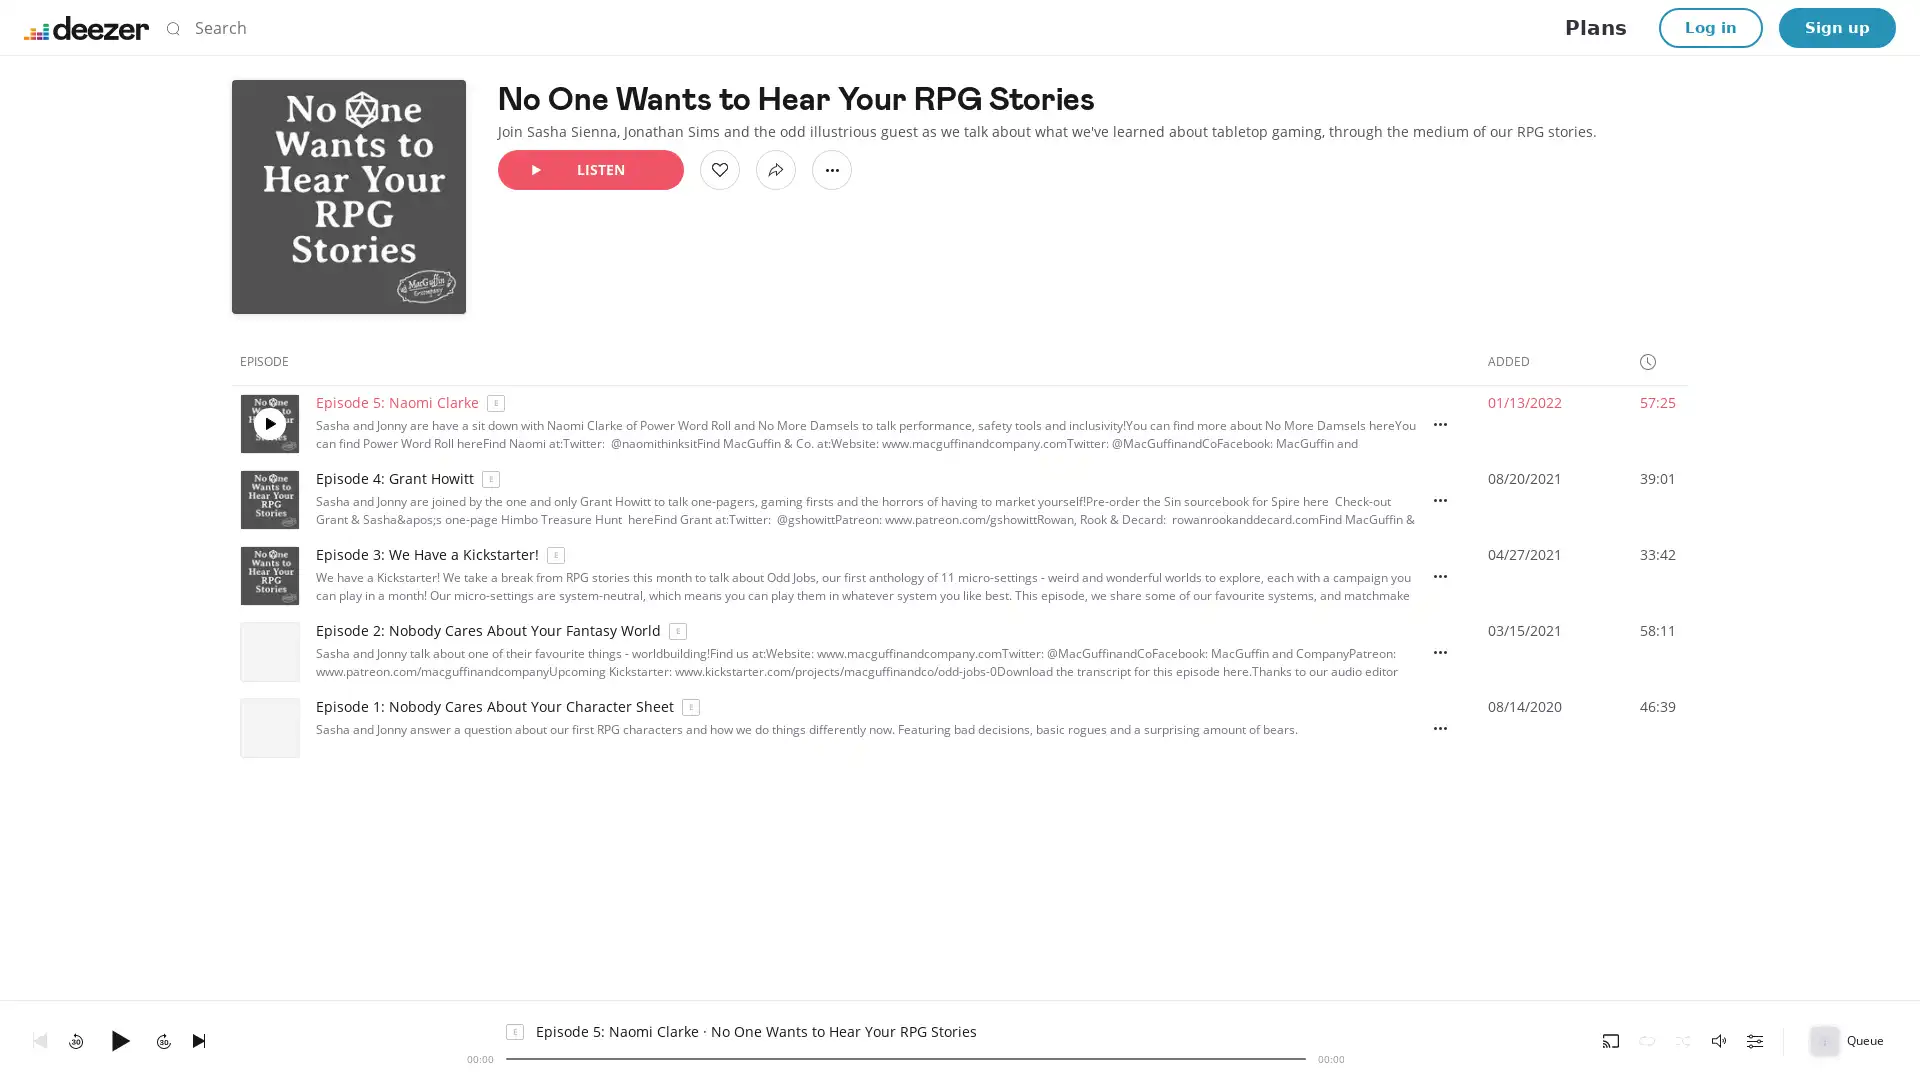 This screenshot has height=1080, width=1920. What do you see at coordinates (1275, 27) in the screenshot?
I see `Clear` at bounding box center [1275, 27].